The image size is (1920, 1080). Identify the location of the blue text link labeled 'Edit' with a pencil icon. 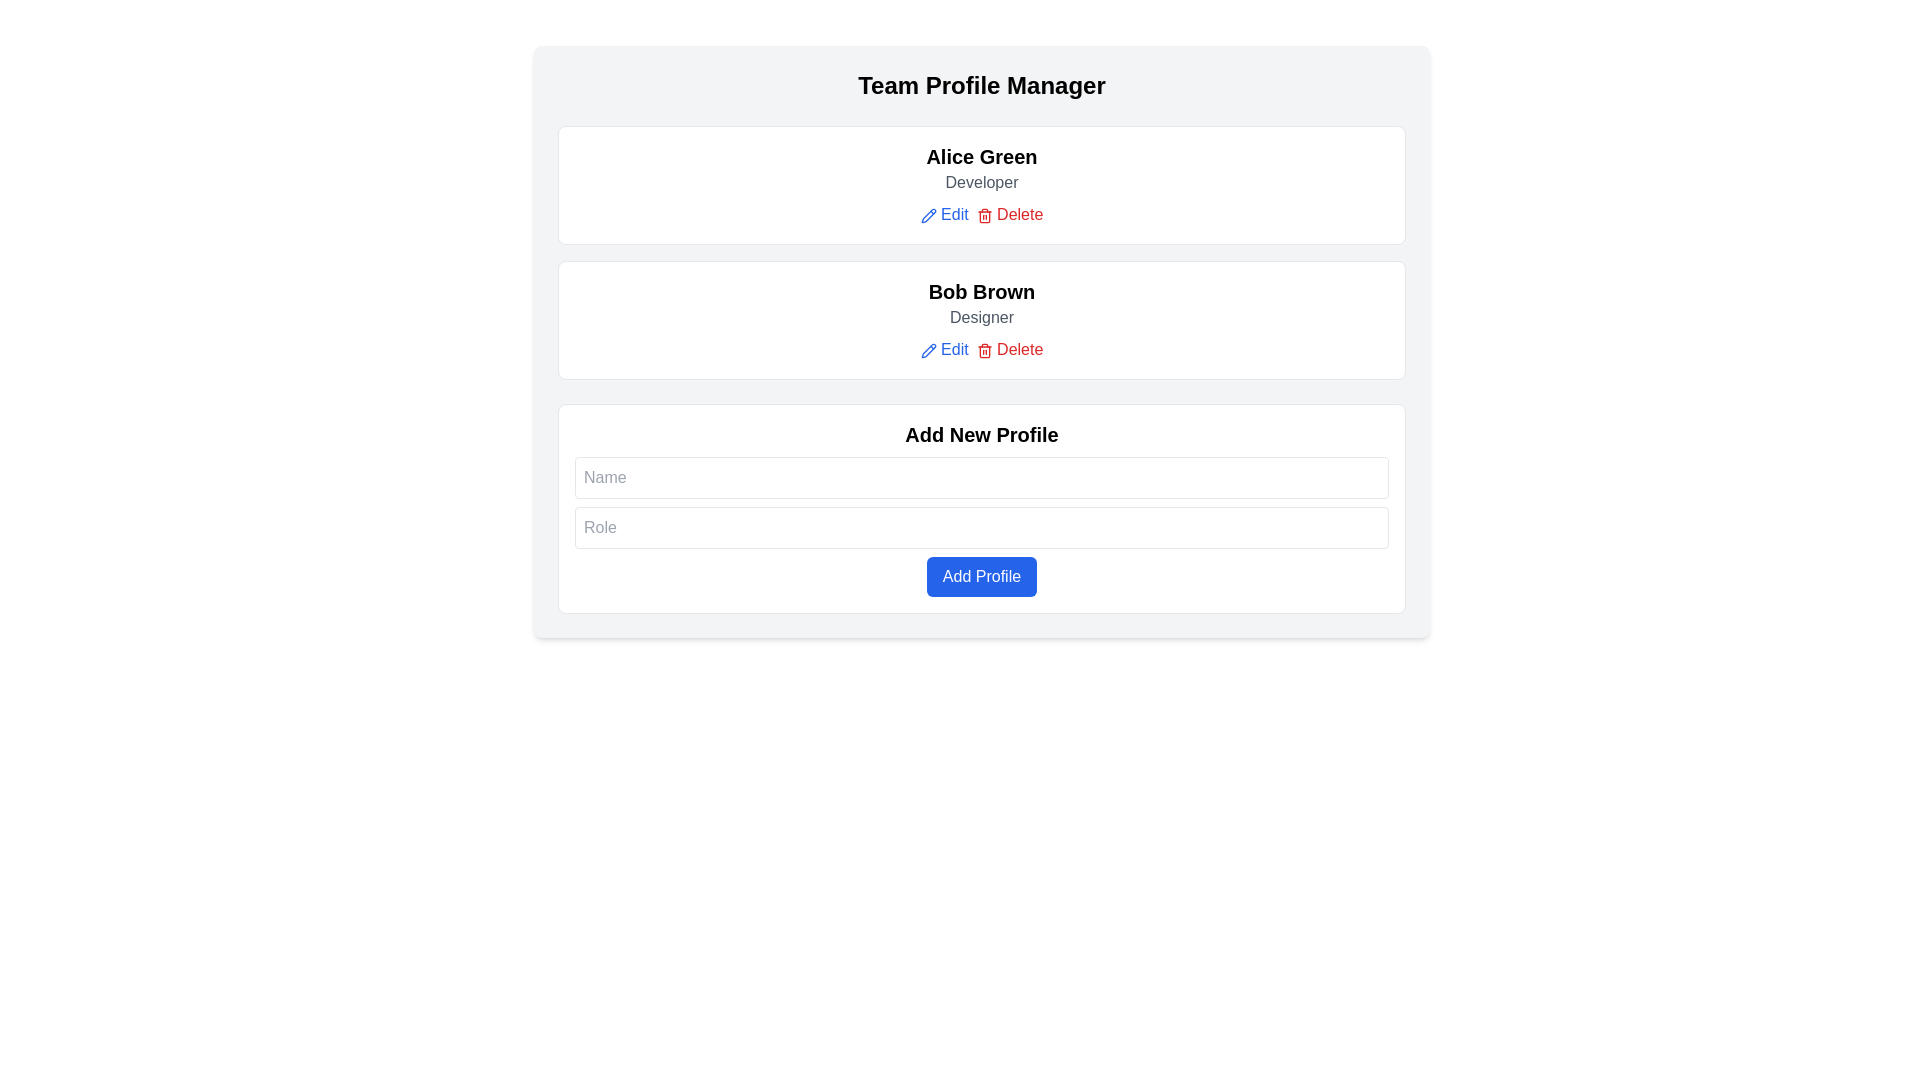
(943, 215).